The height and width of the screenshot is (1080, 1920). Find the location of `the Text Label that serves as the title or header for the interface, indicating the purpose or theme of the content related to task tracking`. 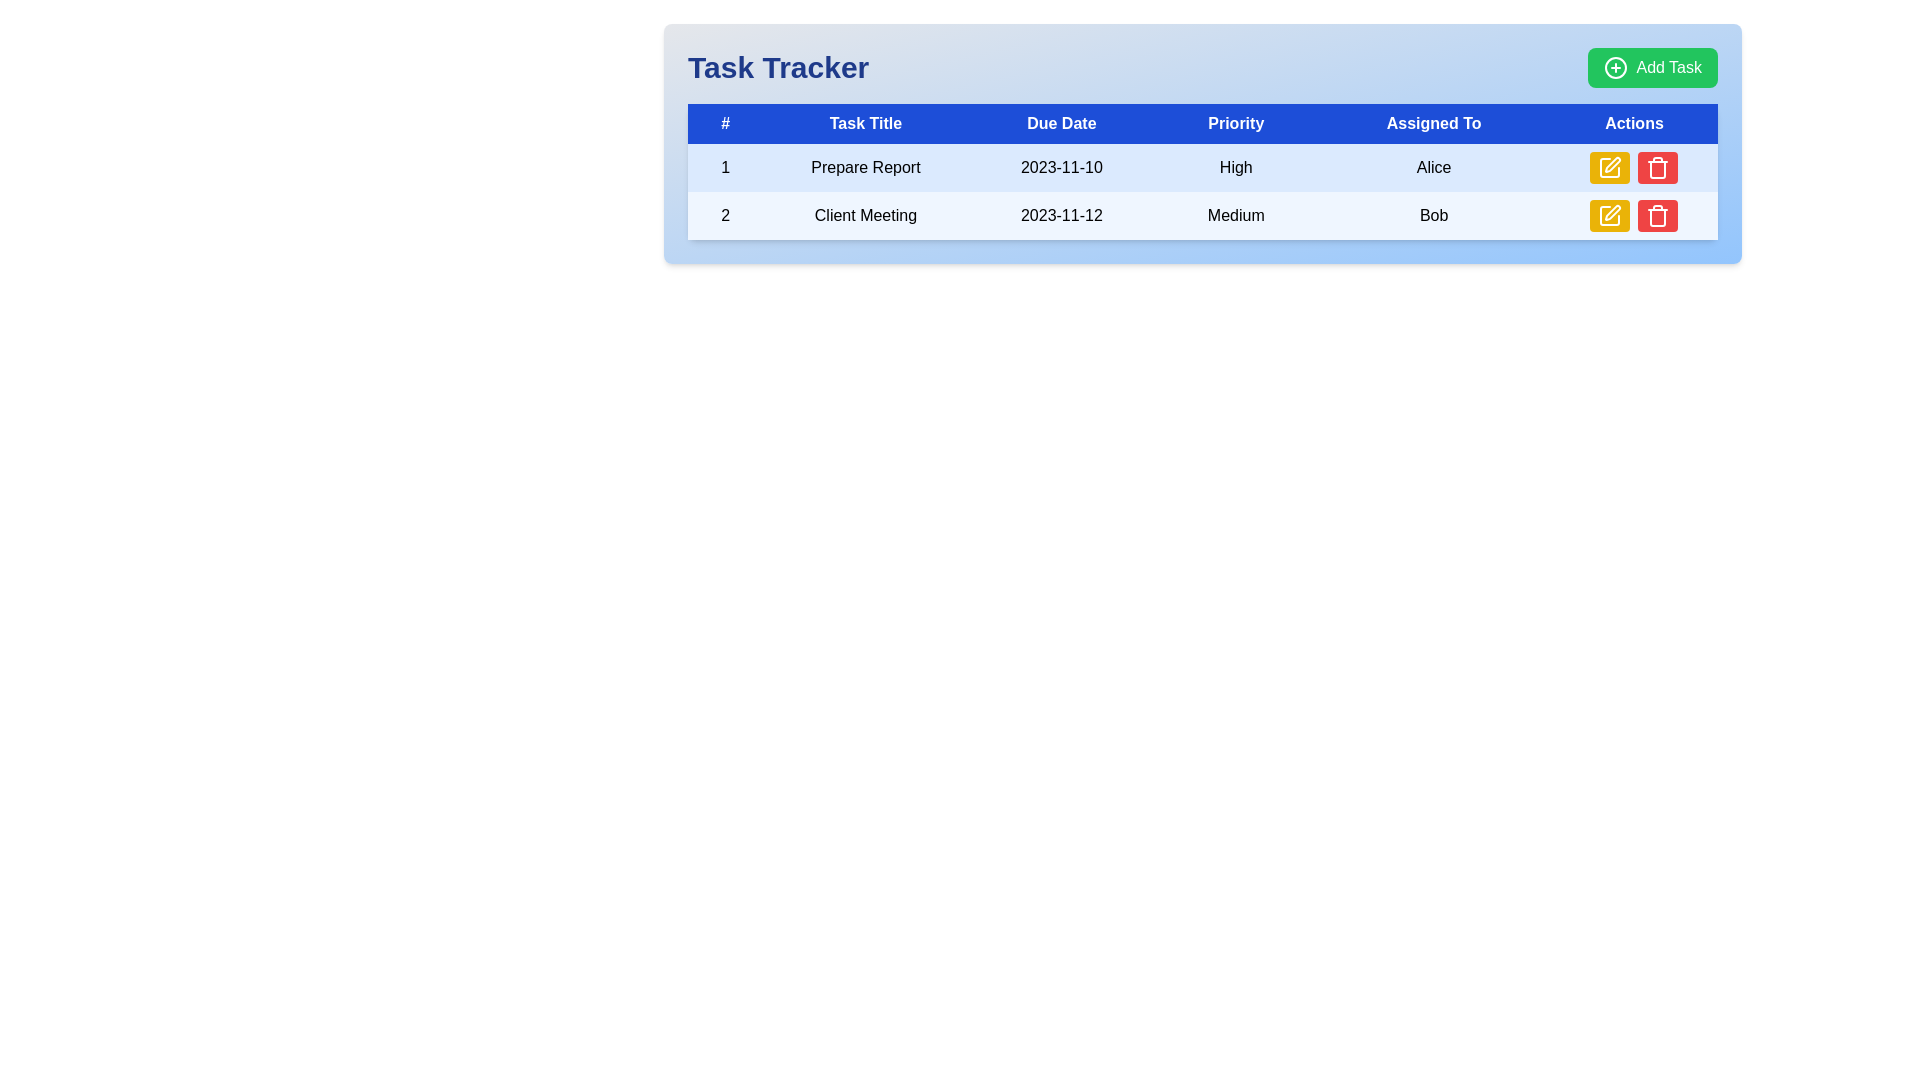

the Text Label that serves as the title or header for the interface, indicating the purpose or theme of the content related to task tracking is located at coordinates (777, 67).